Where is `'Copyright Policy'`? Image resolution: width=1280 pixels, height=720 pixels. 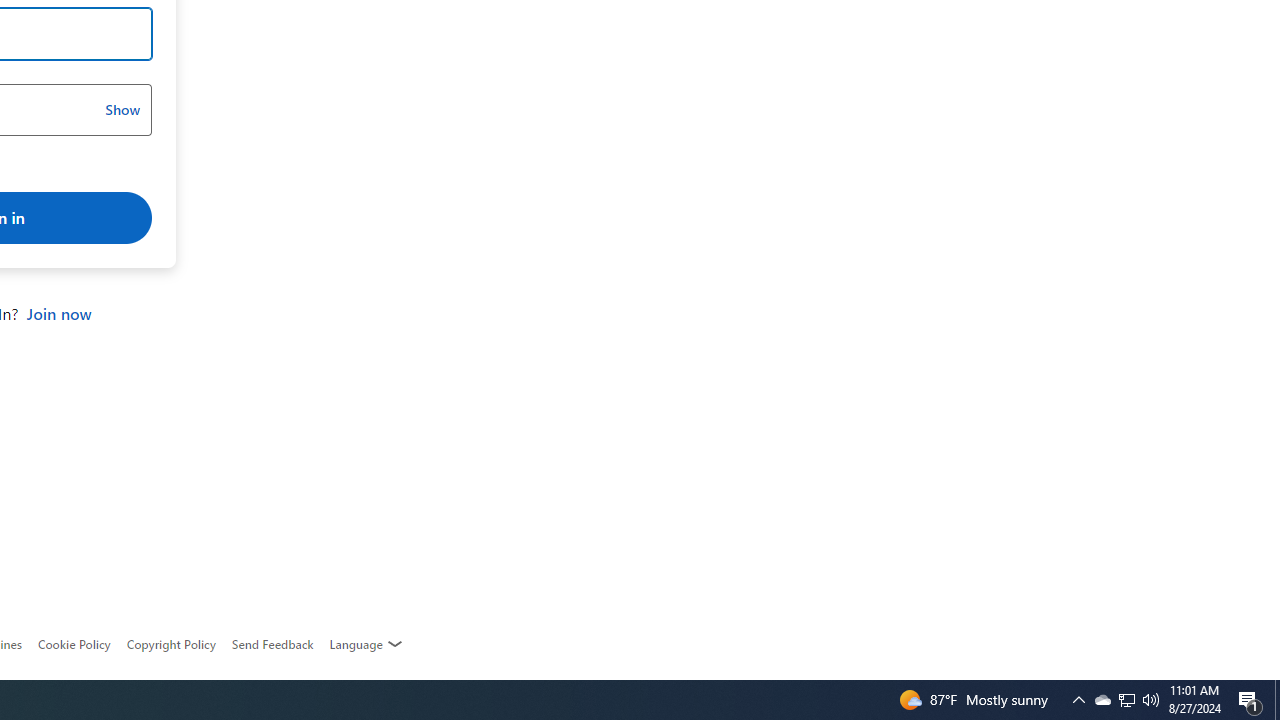
'Copyright Policy' is located at coordinates (170, 644).